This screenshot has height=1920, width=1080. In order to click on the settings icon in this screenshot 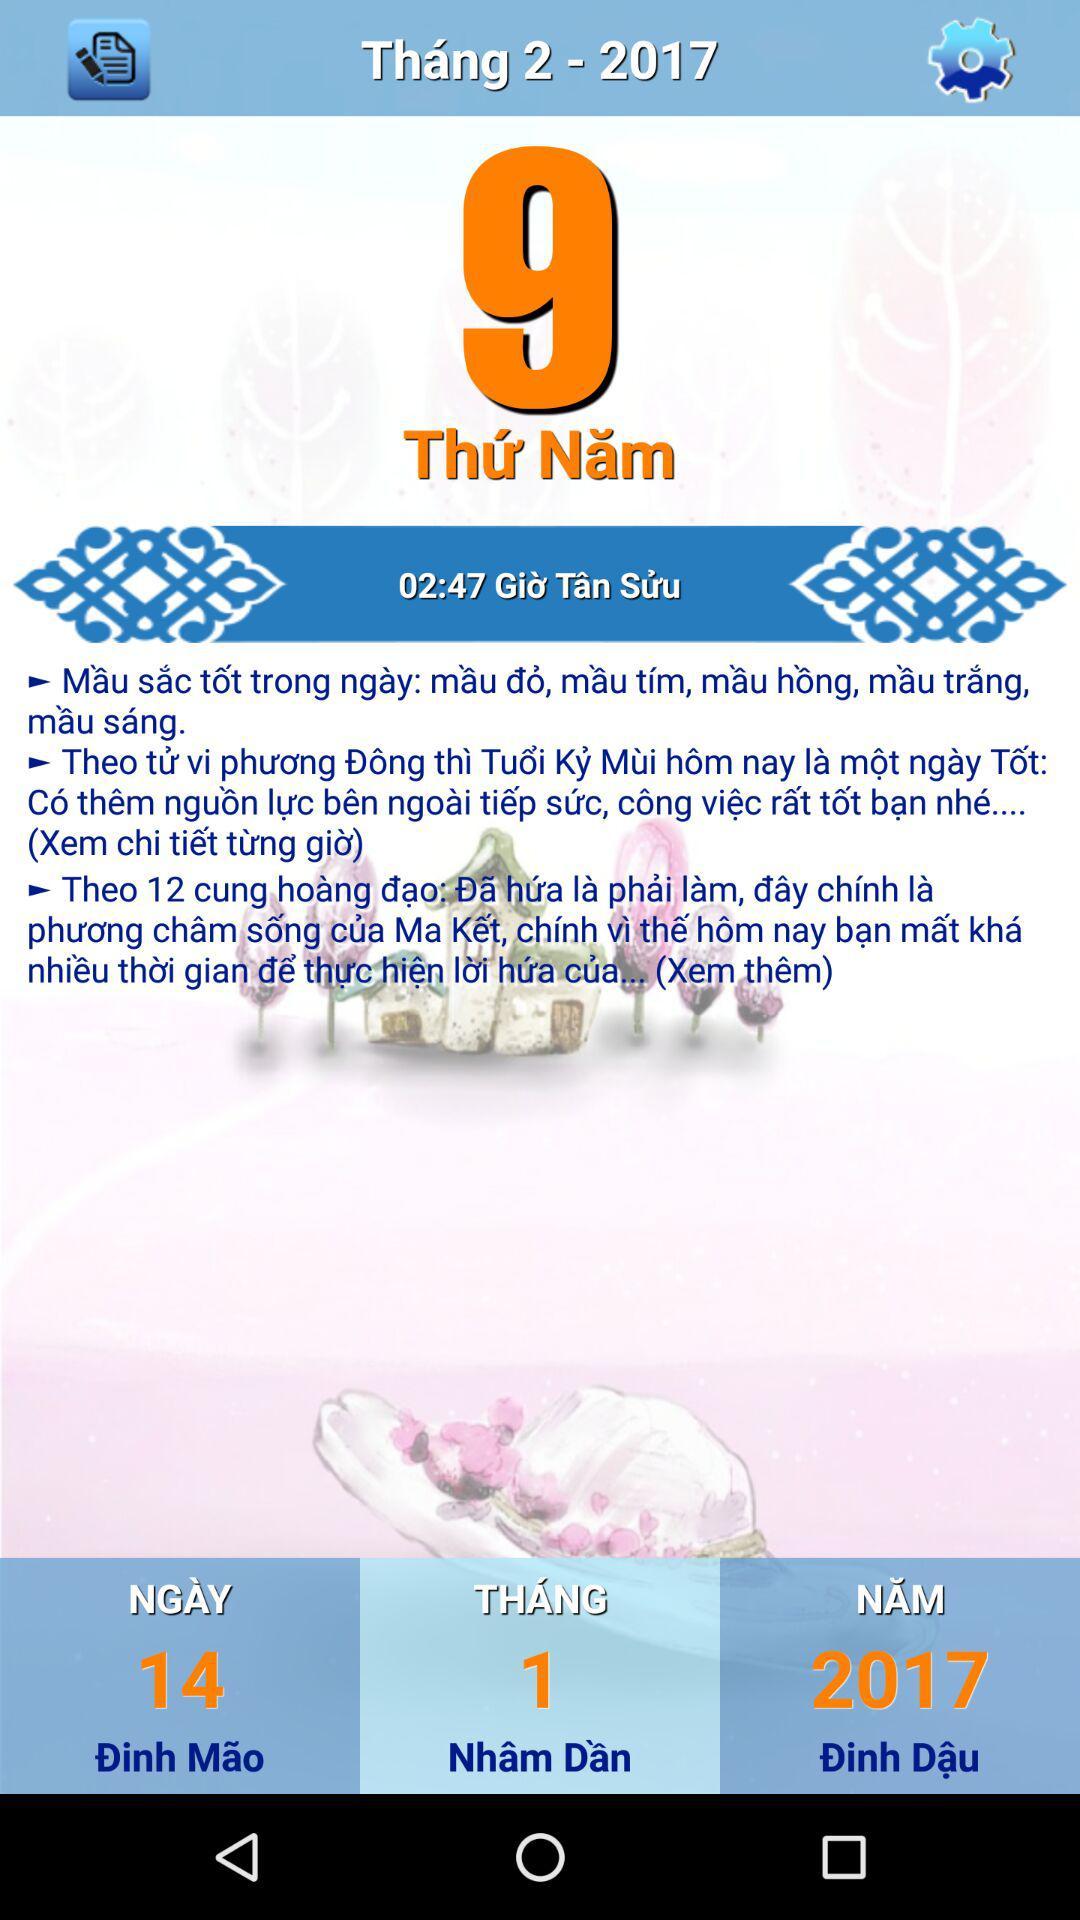, I will do `click(970, 62)`.